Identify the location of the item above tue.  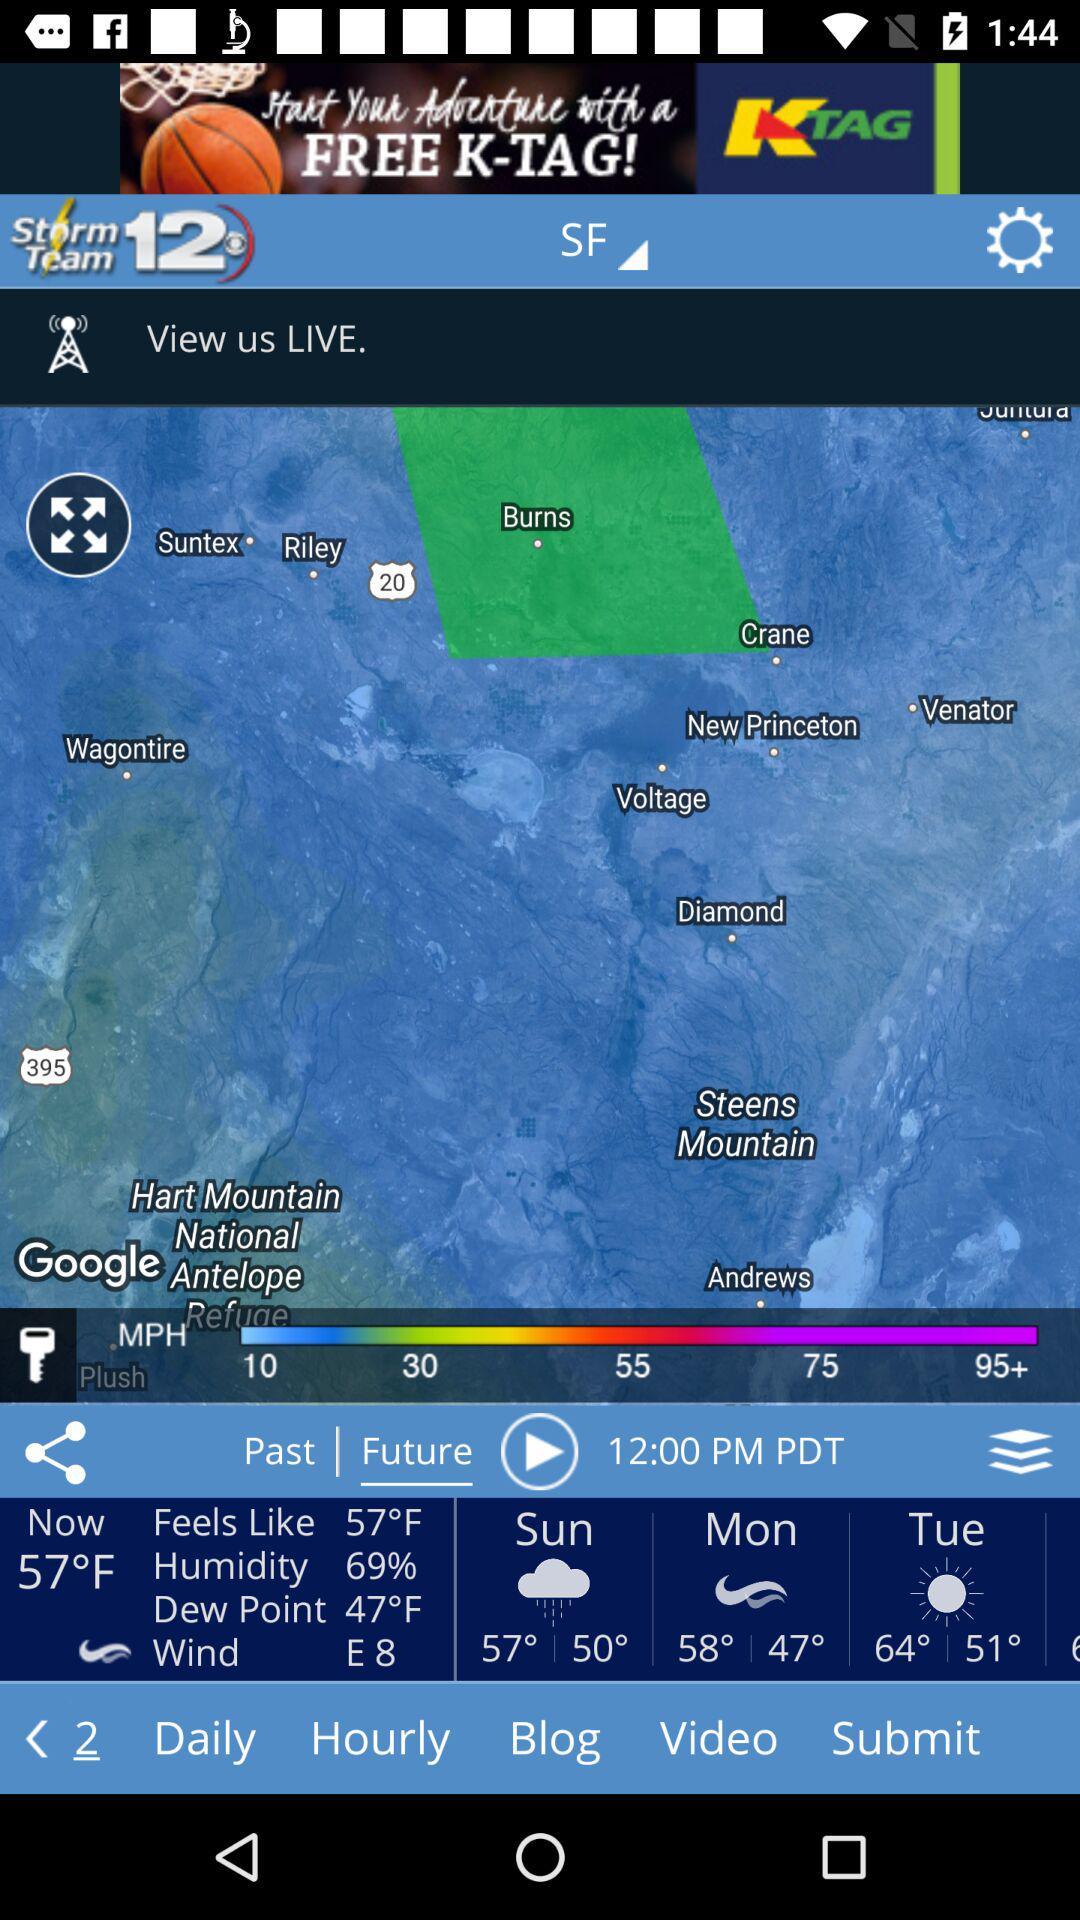
(1020, 1451).